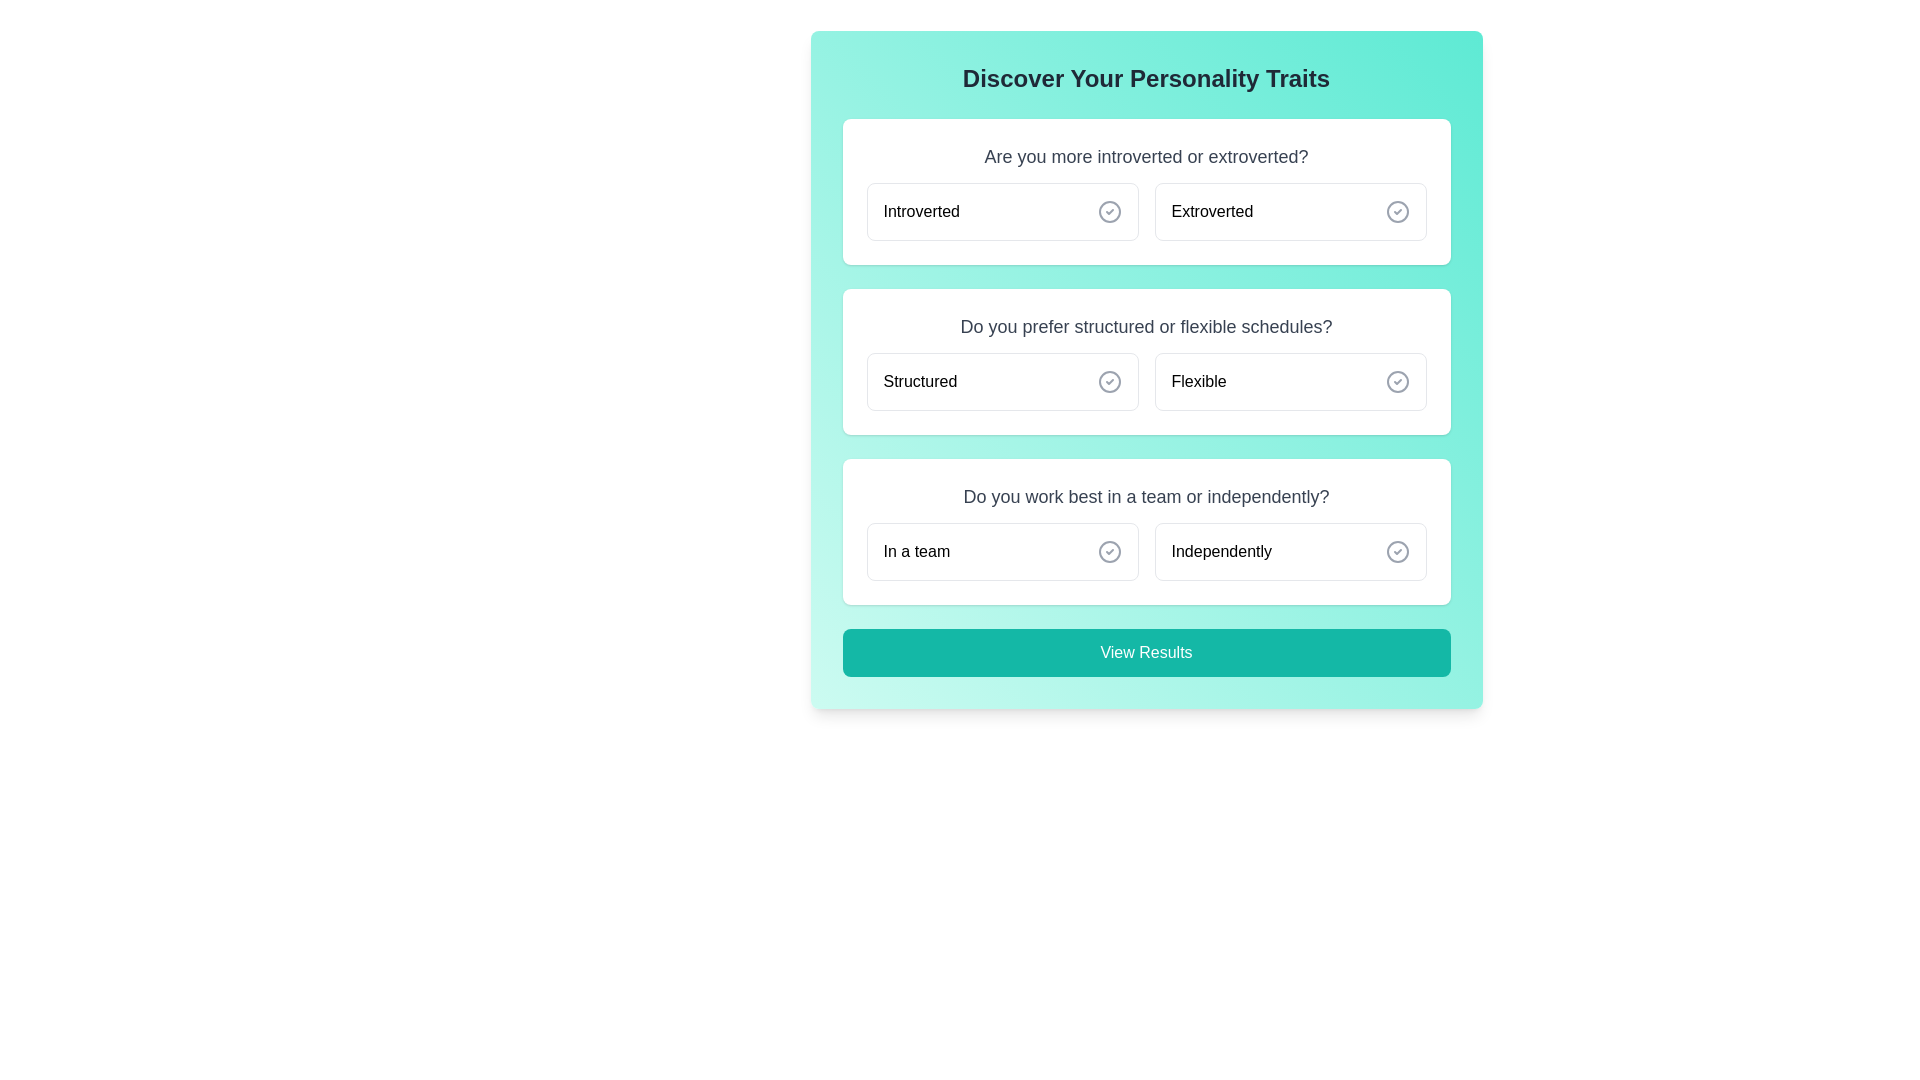 This screenshot has width=1920, height=1080. I want to click on static text label for the last question's answer group in the user-input survey regarding teamwork preferences, located near the bottom of the card layout, so click(915, 551).